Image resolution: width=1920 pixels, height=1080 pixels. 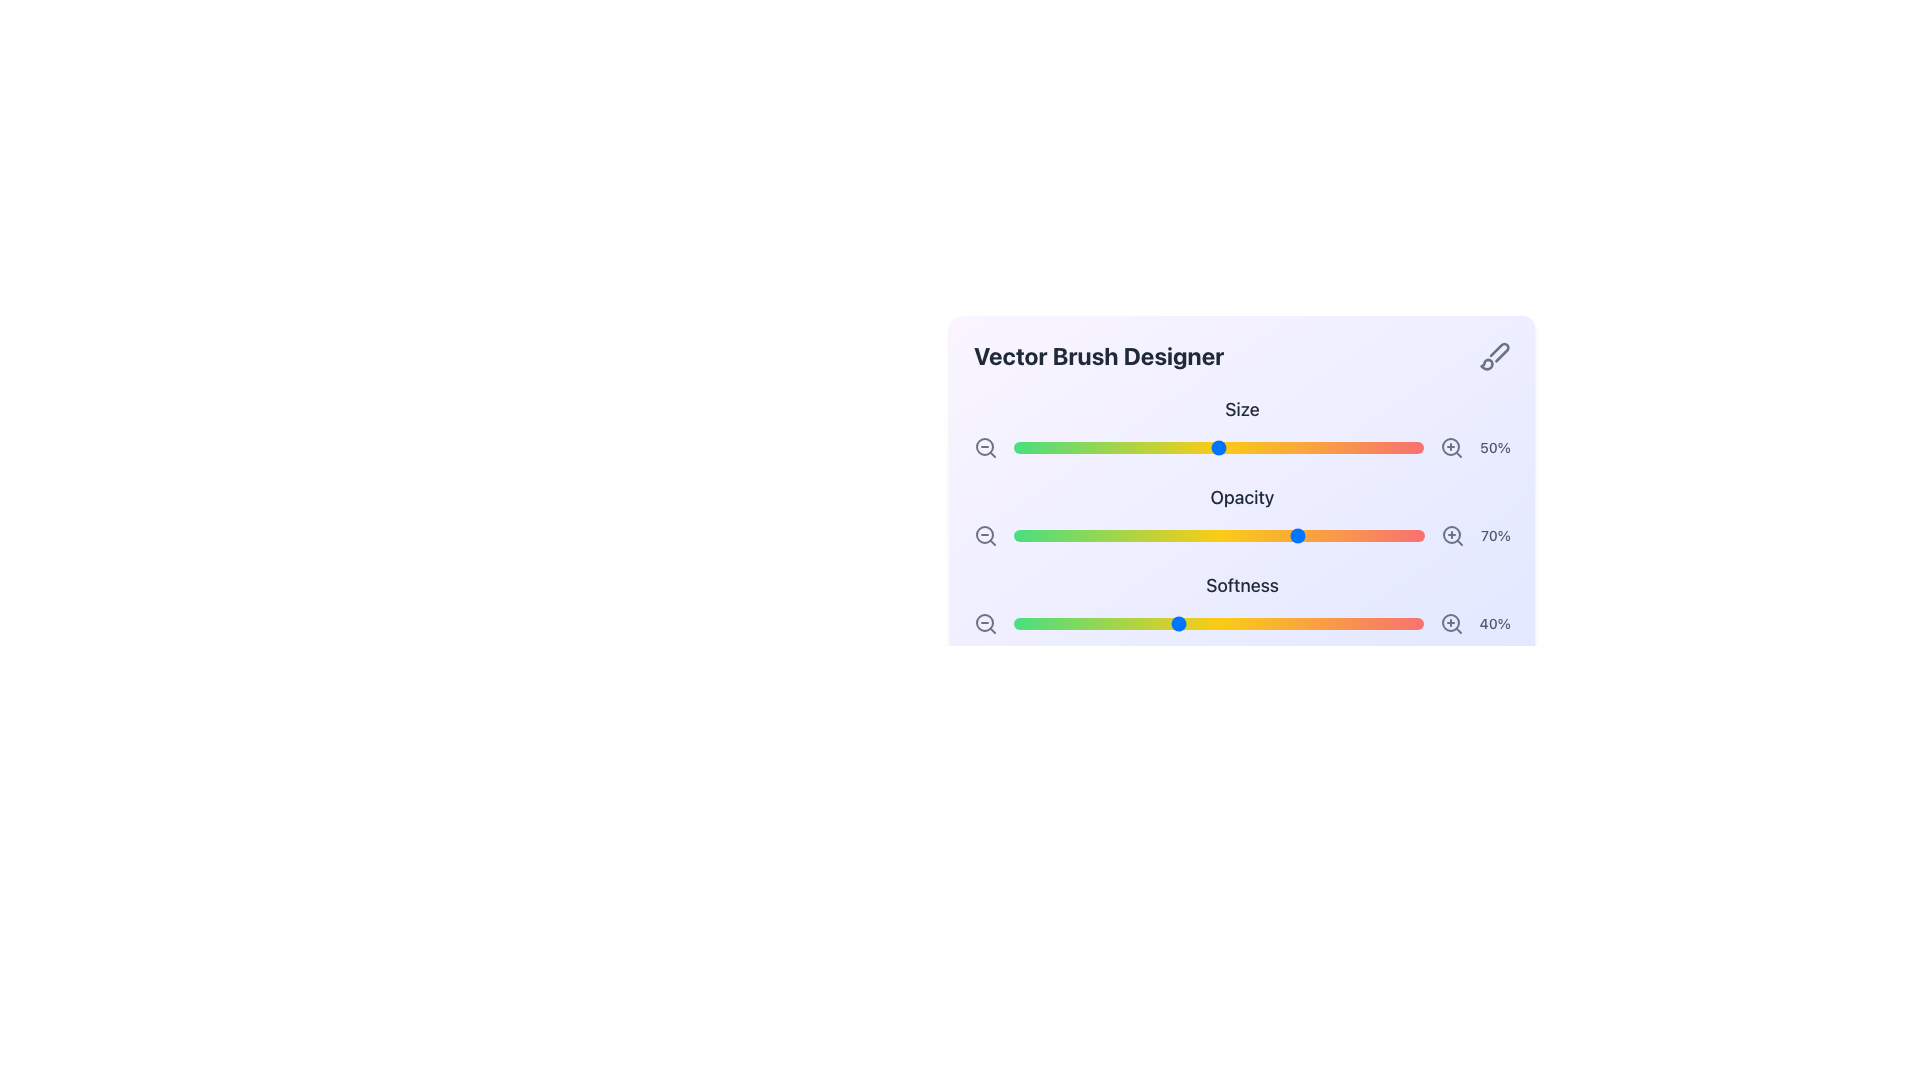 What do you see at coordinates (1132, 623) in the screenshot?
I see `the softness level` at bounding box center [1132, 623].